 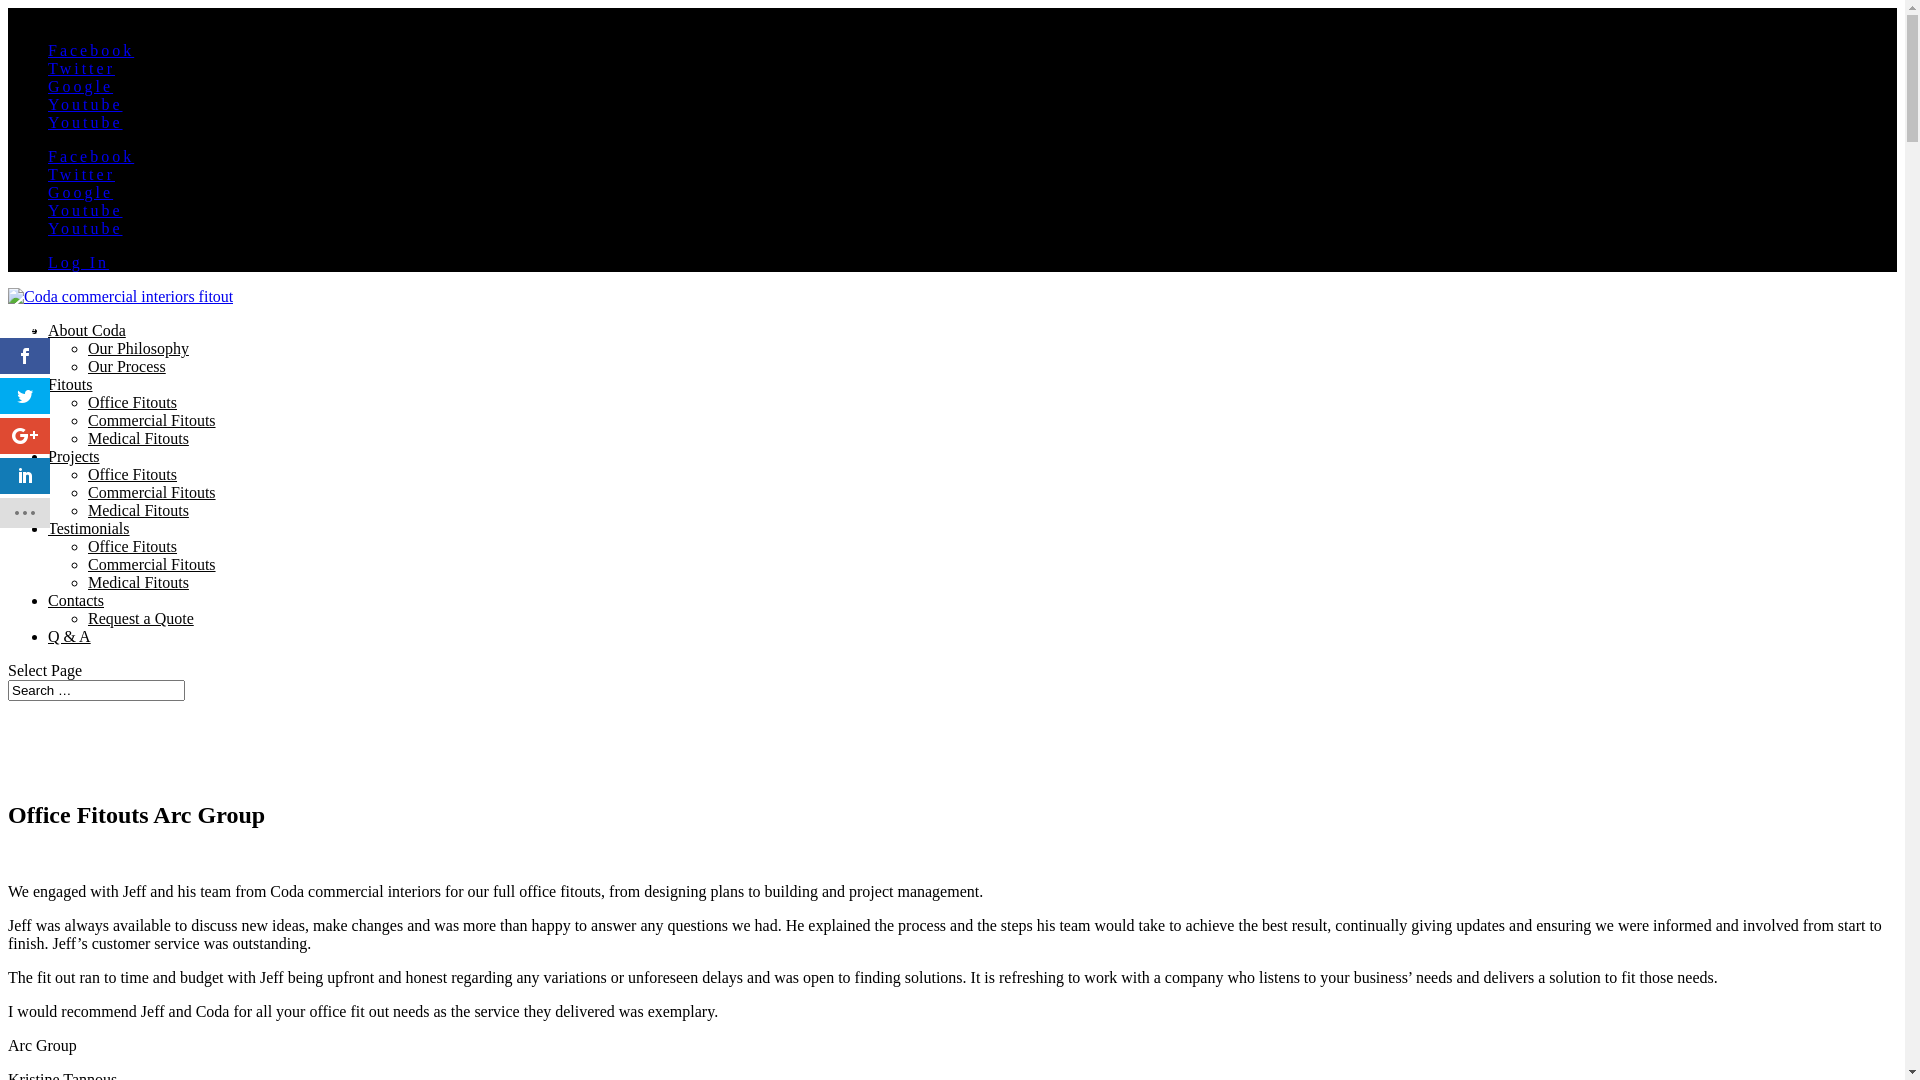 I want to click on 'Office Fitouts', so click(x=131, y=474).